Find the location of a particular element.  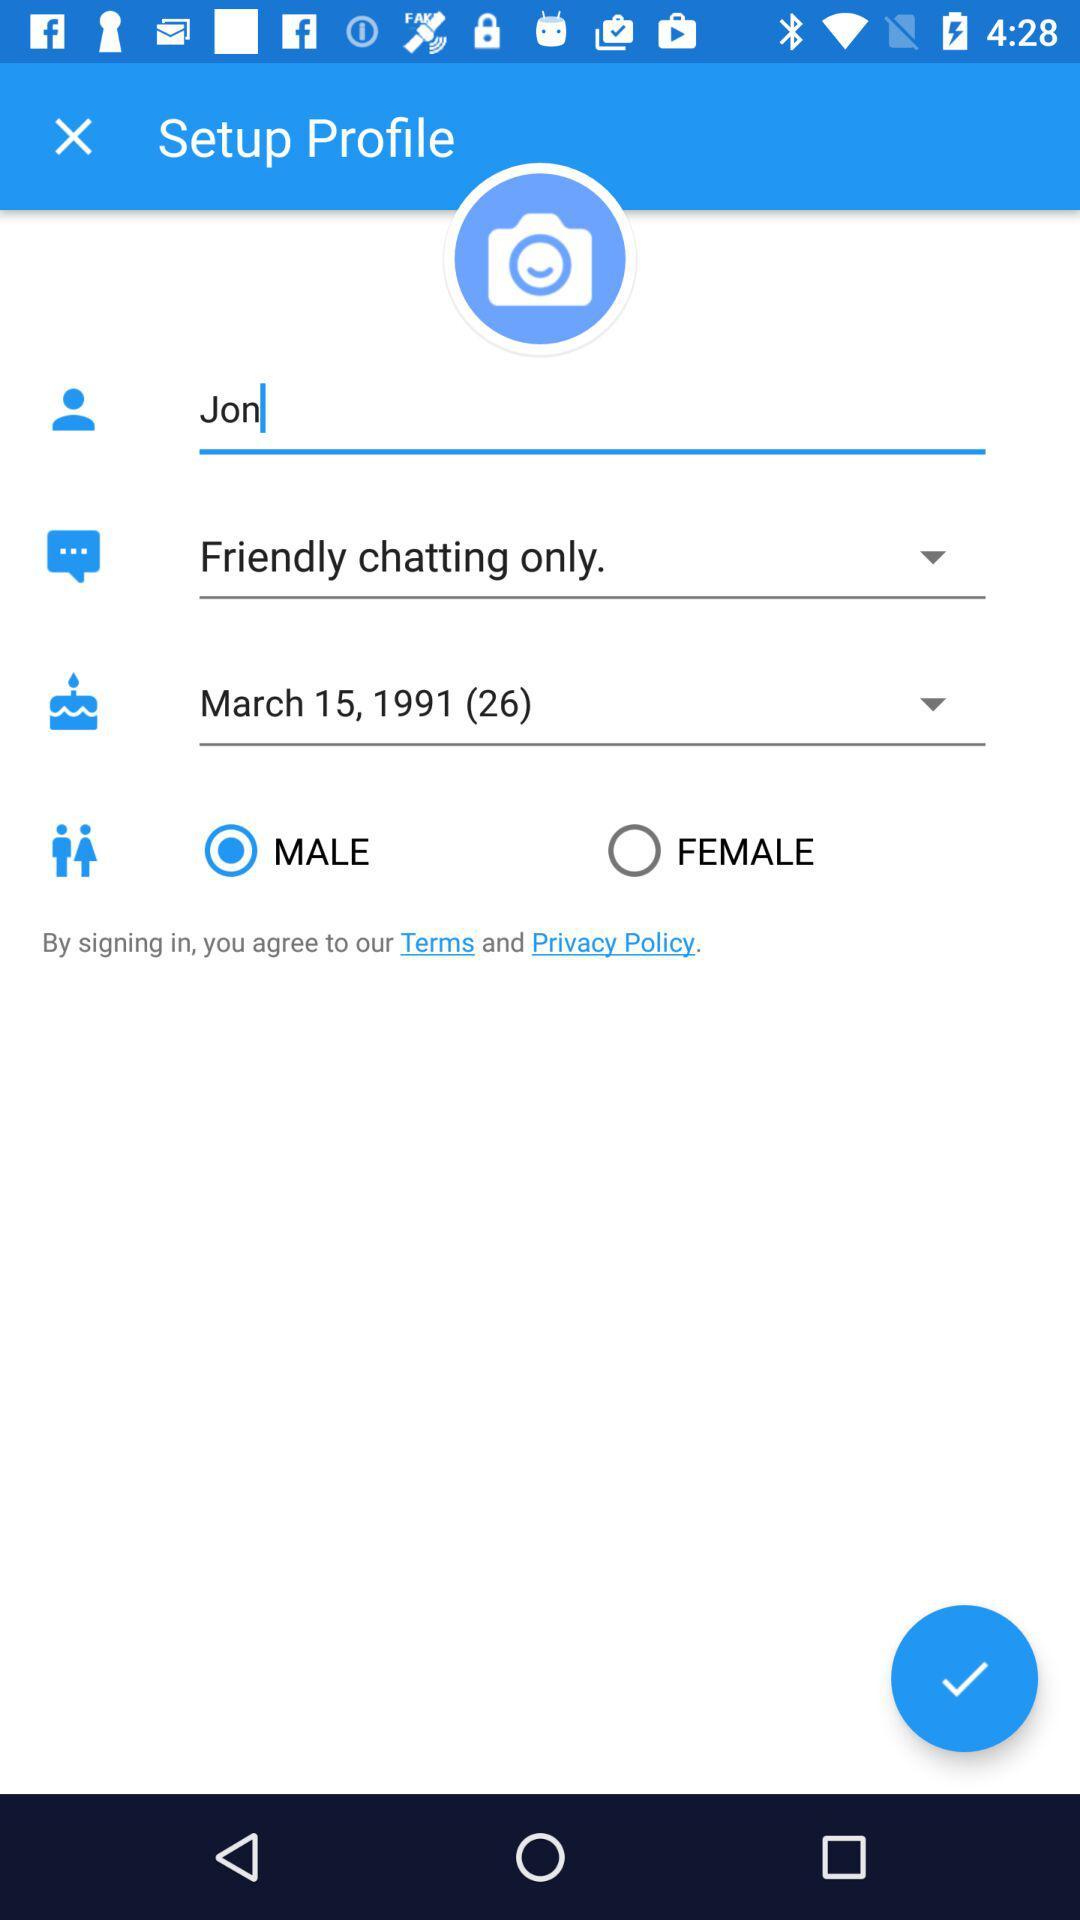

photo is located at coordinates (540, 257).